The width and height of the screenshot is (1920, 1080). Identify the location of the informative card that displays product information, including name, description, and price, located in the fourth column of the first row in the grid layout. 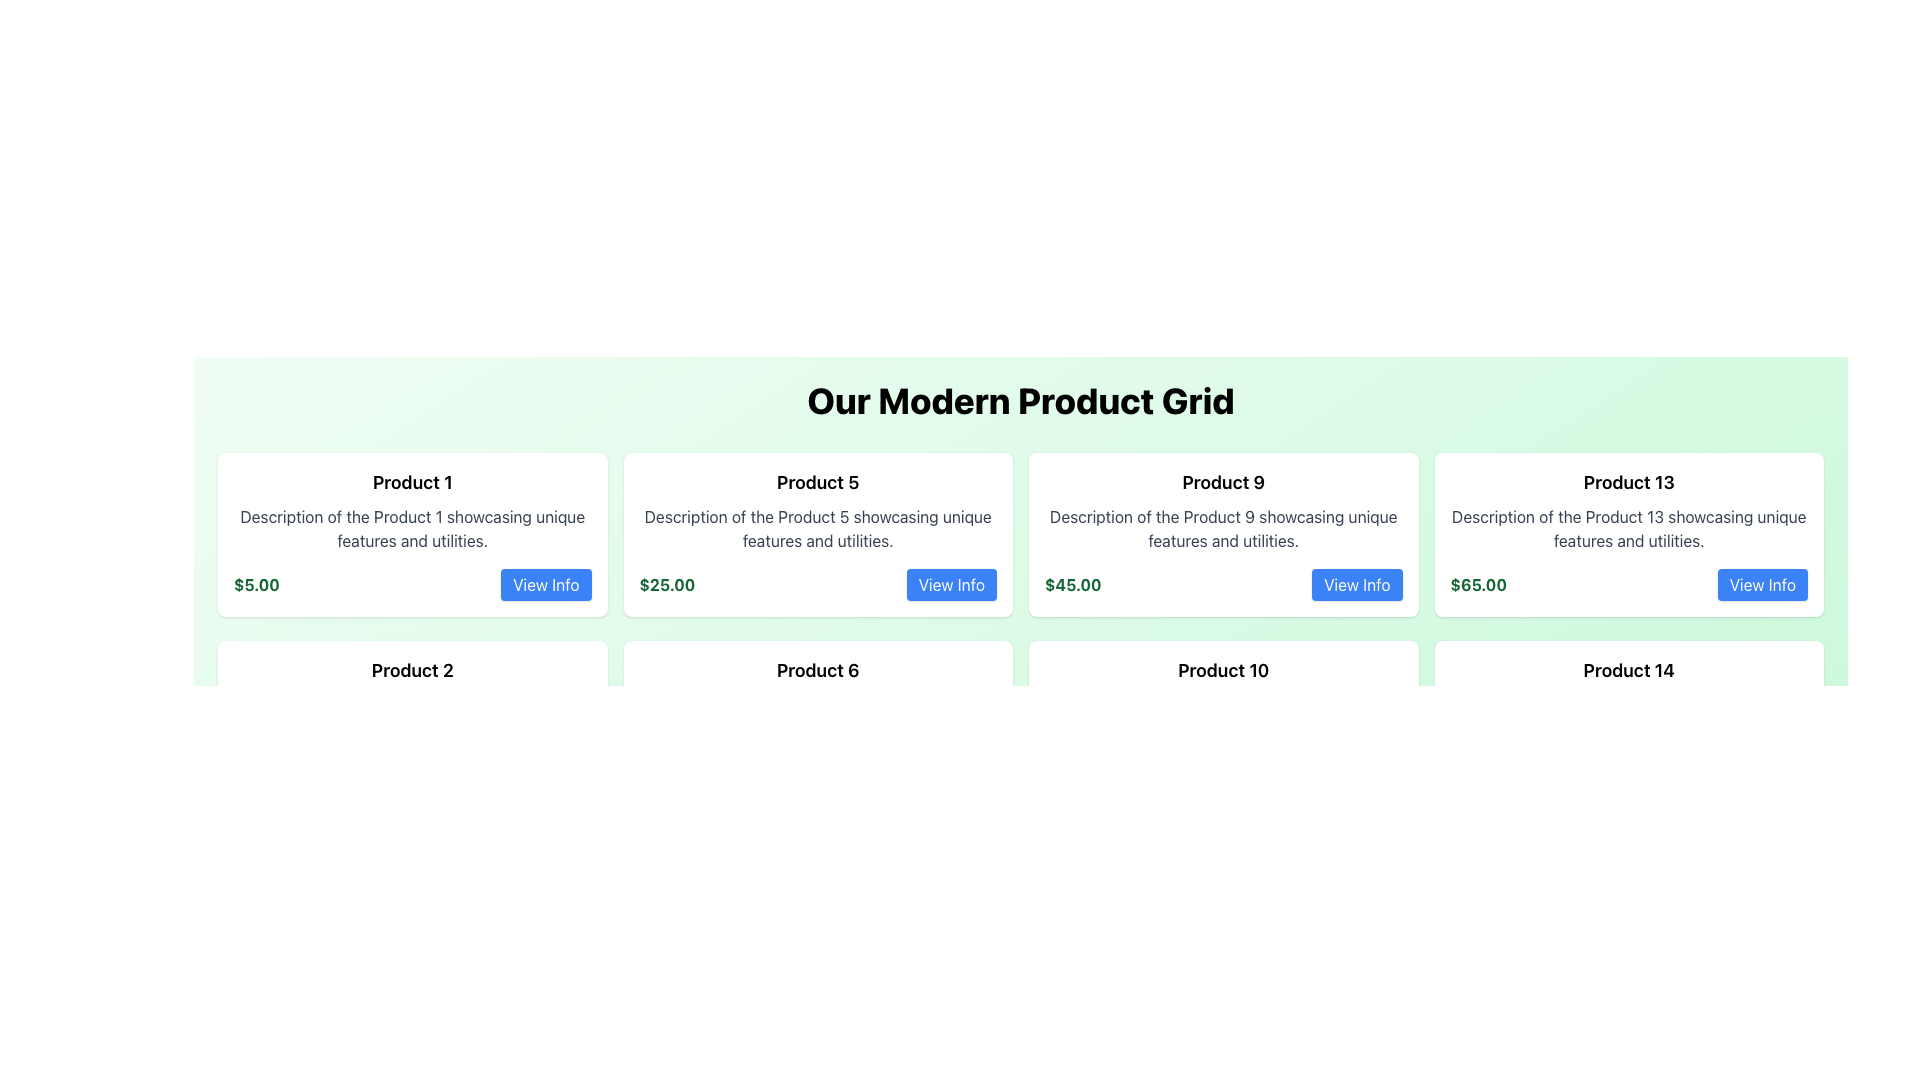
(1629, 534).